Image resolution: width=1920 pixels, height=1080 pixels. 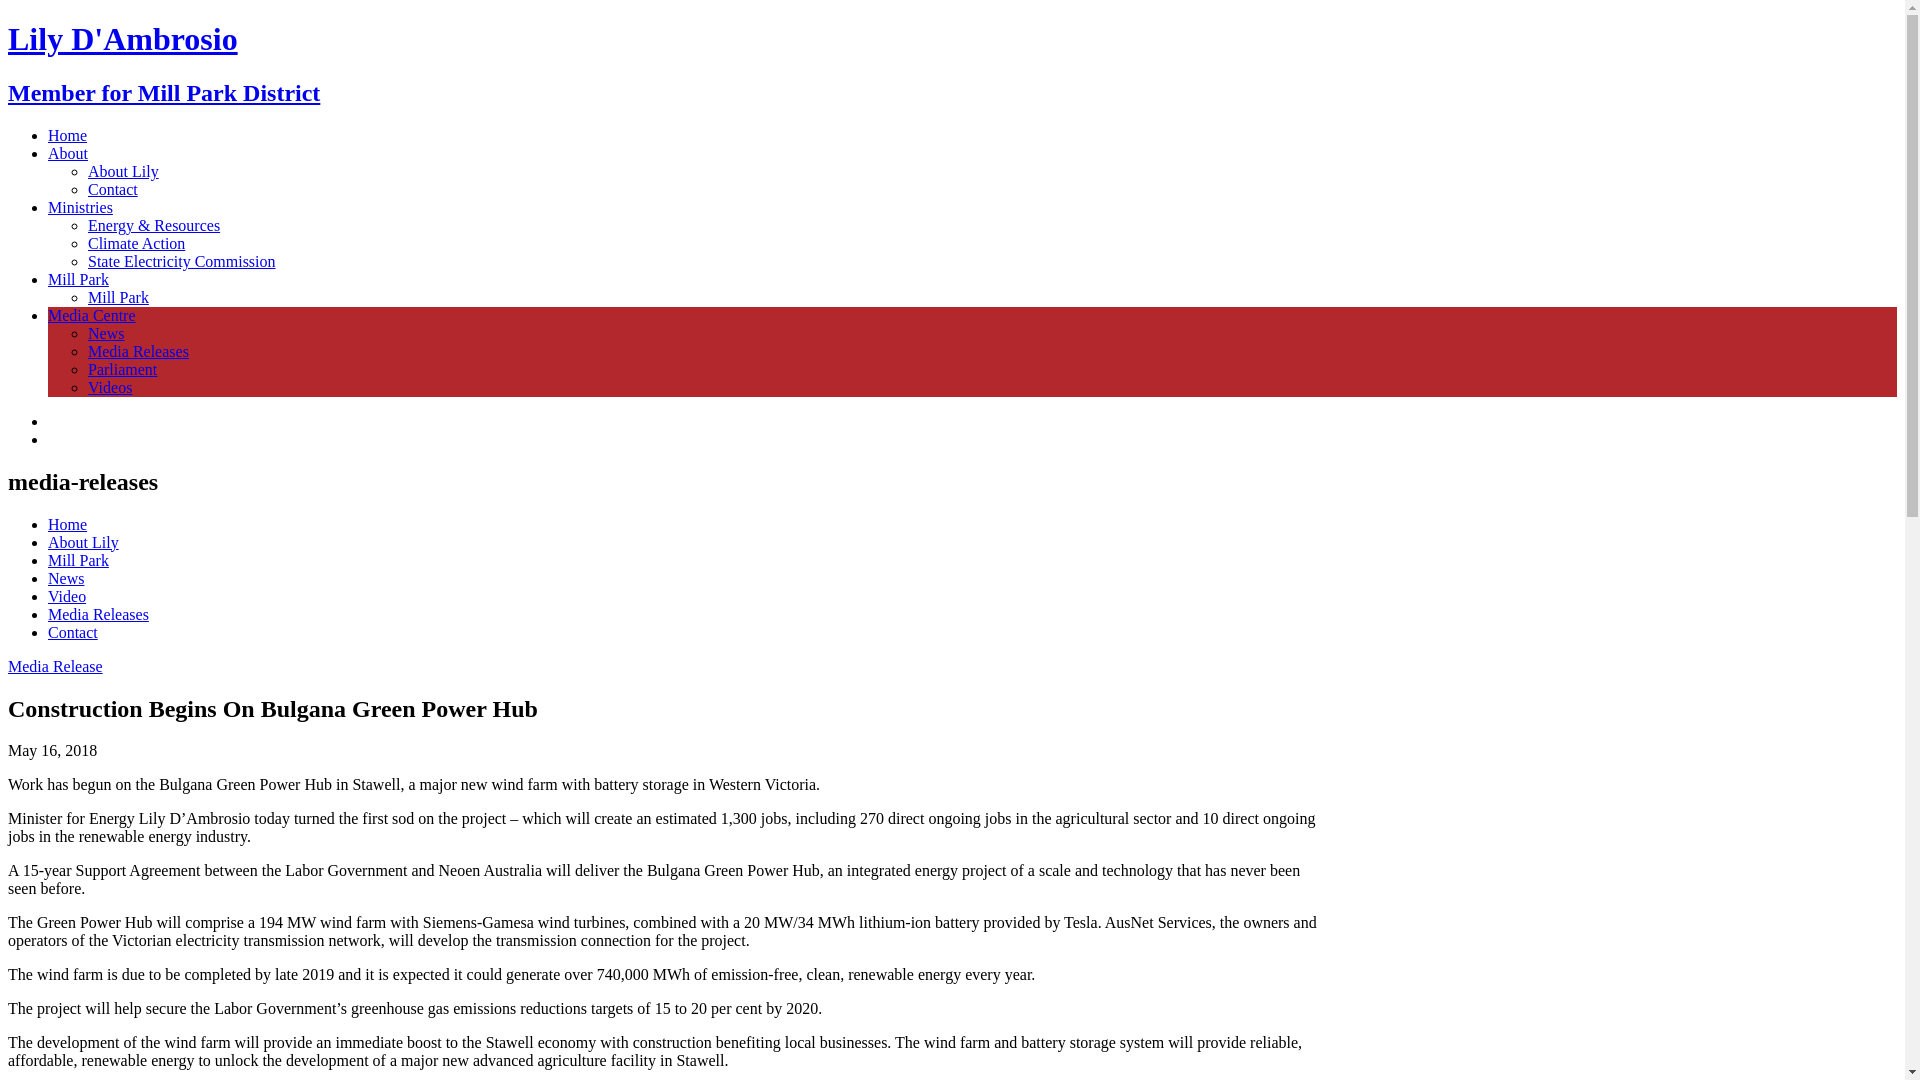 I want to click on 'Lily D'Ambrosio', so click(x=8, y=38).